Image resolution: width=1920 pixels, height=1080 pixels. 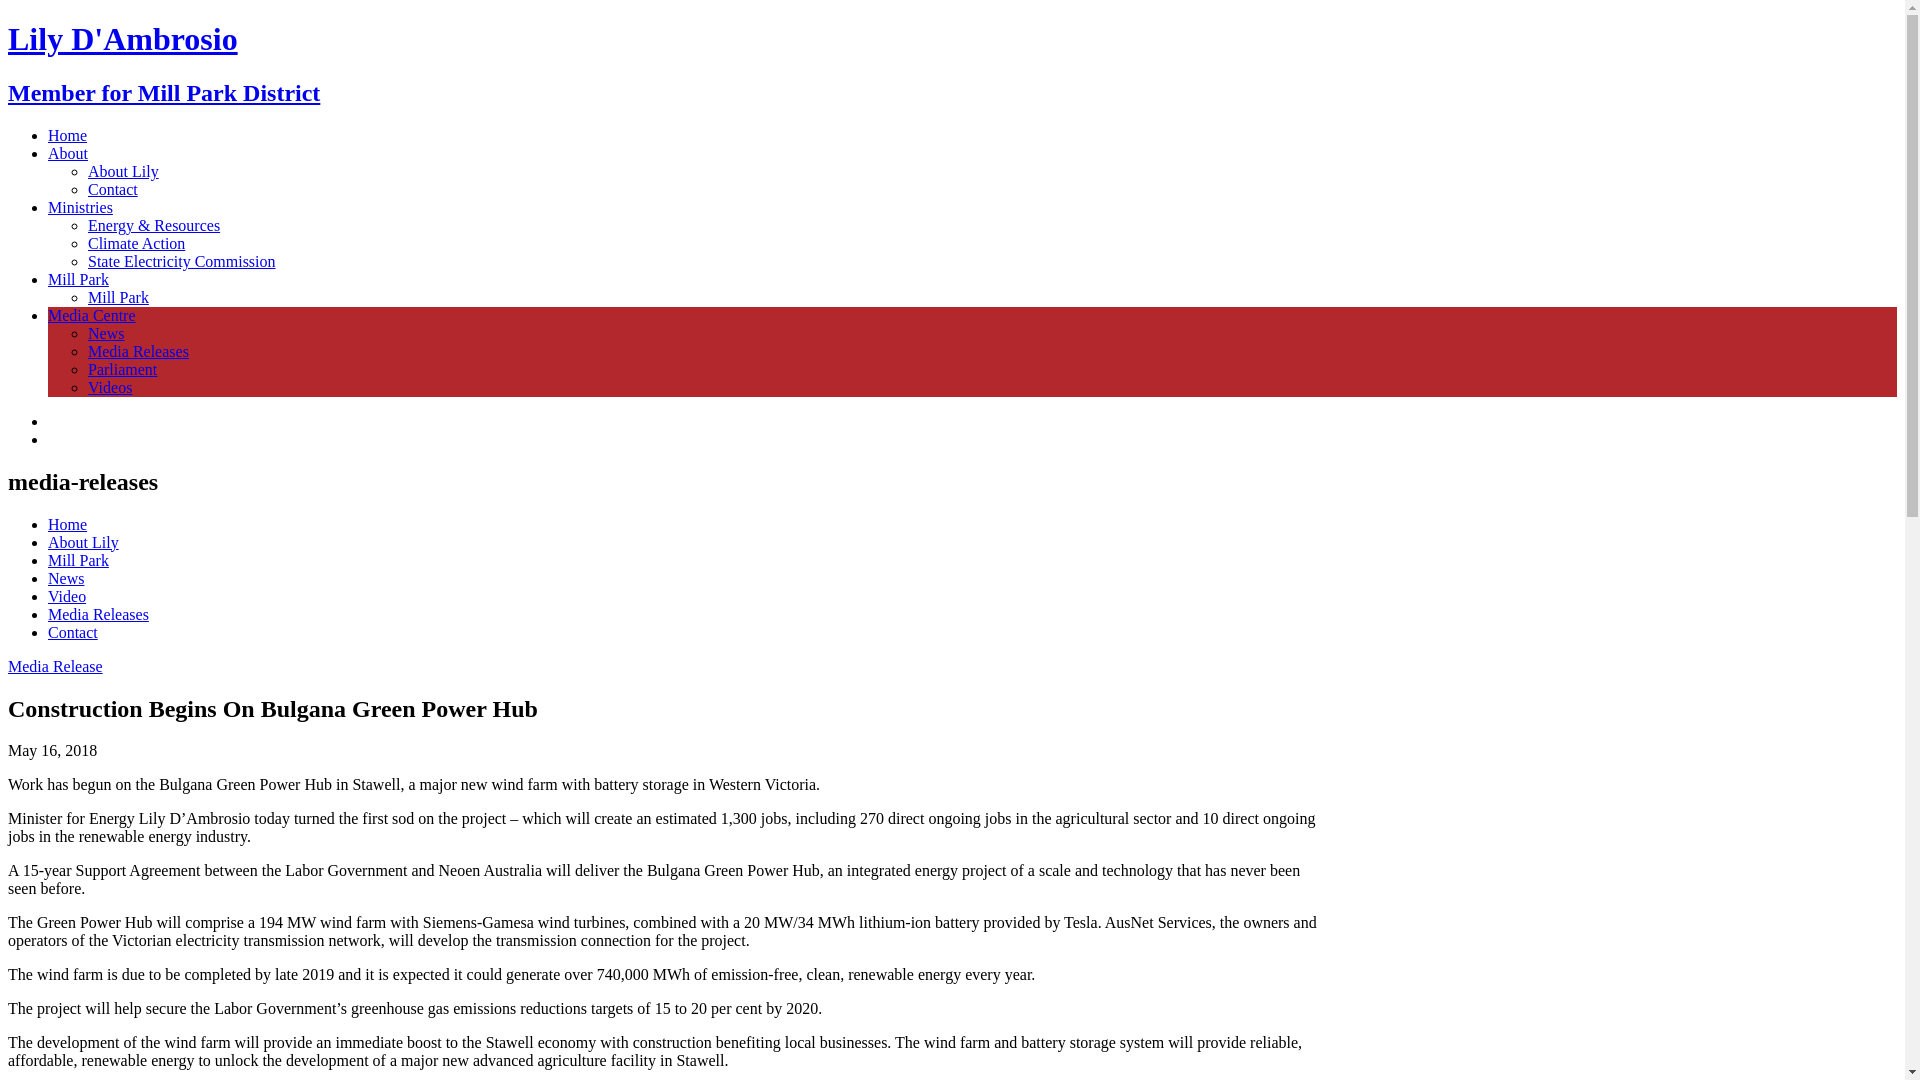 I want to click on 'Lily D'Ambrosio', so click(x=8, y=38).